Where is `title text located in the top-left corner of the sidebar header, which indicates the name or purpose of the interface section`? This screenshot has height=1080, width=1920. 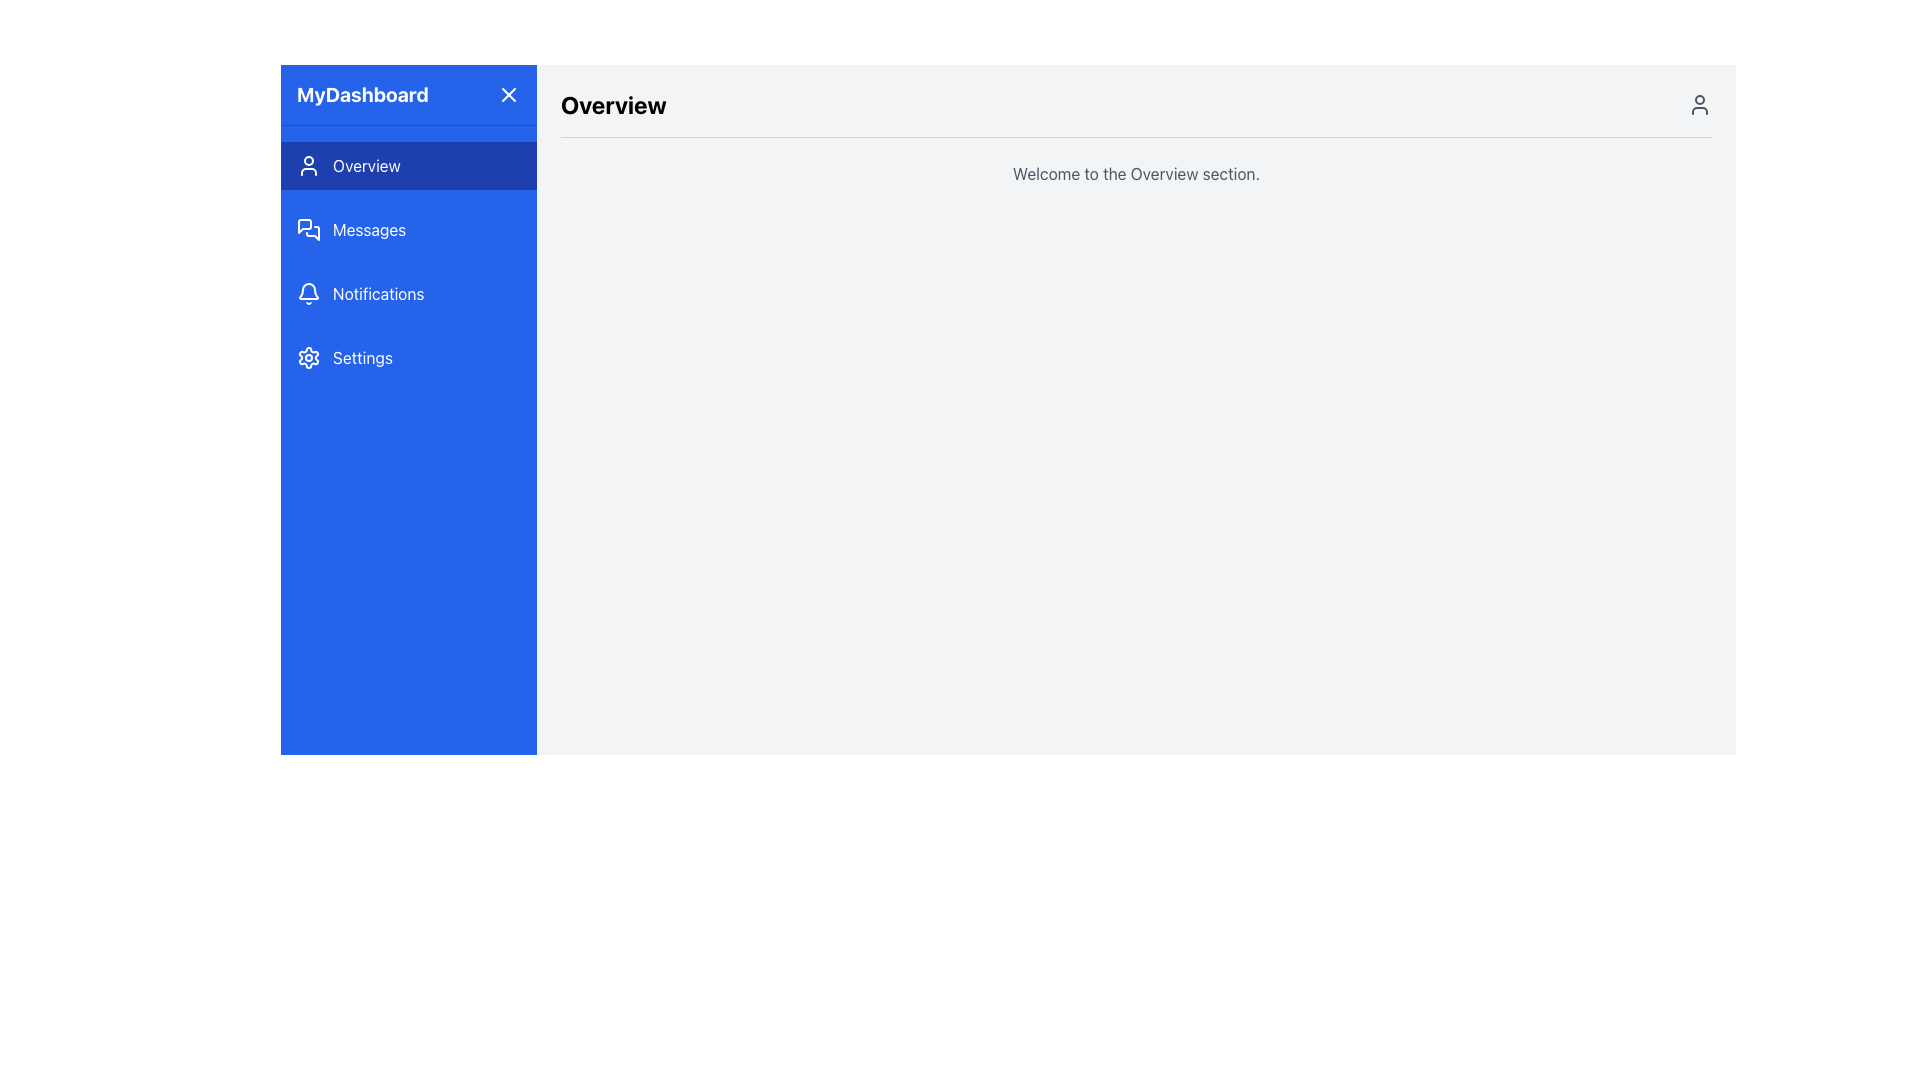
title text located in the top-left corner of the sidebar header, which indicates the name or purpose of the interface section is located at coordinates (362, 95).